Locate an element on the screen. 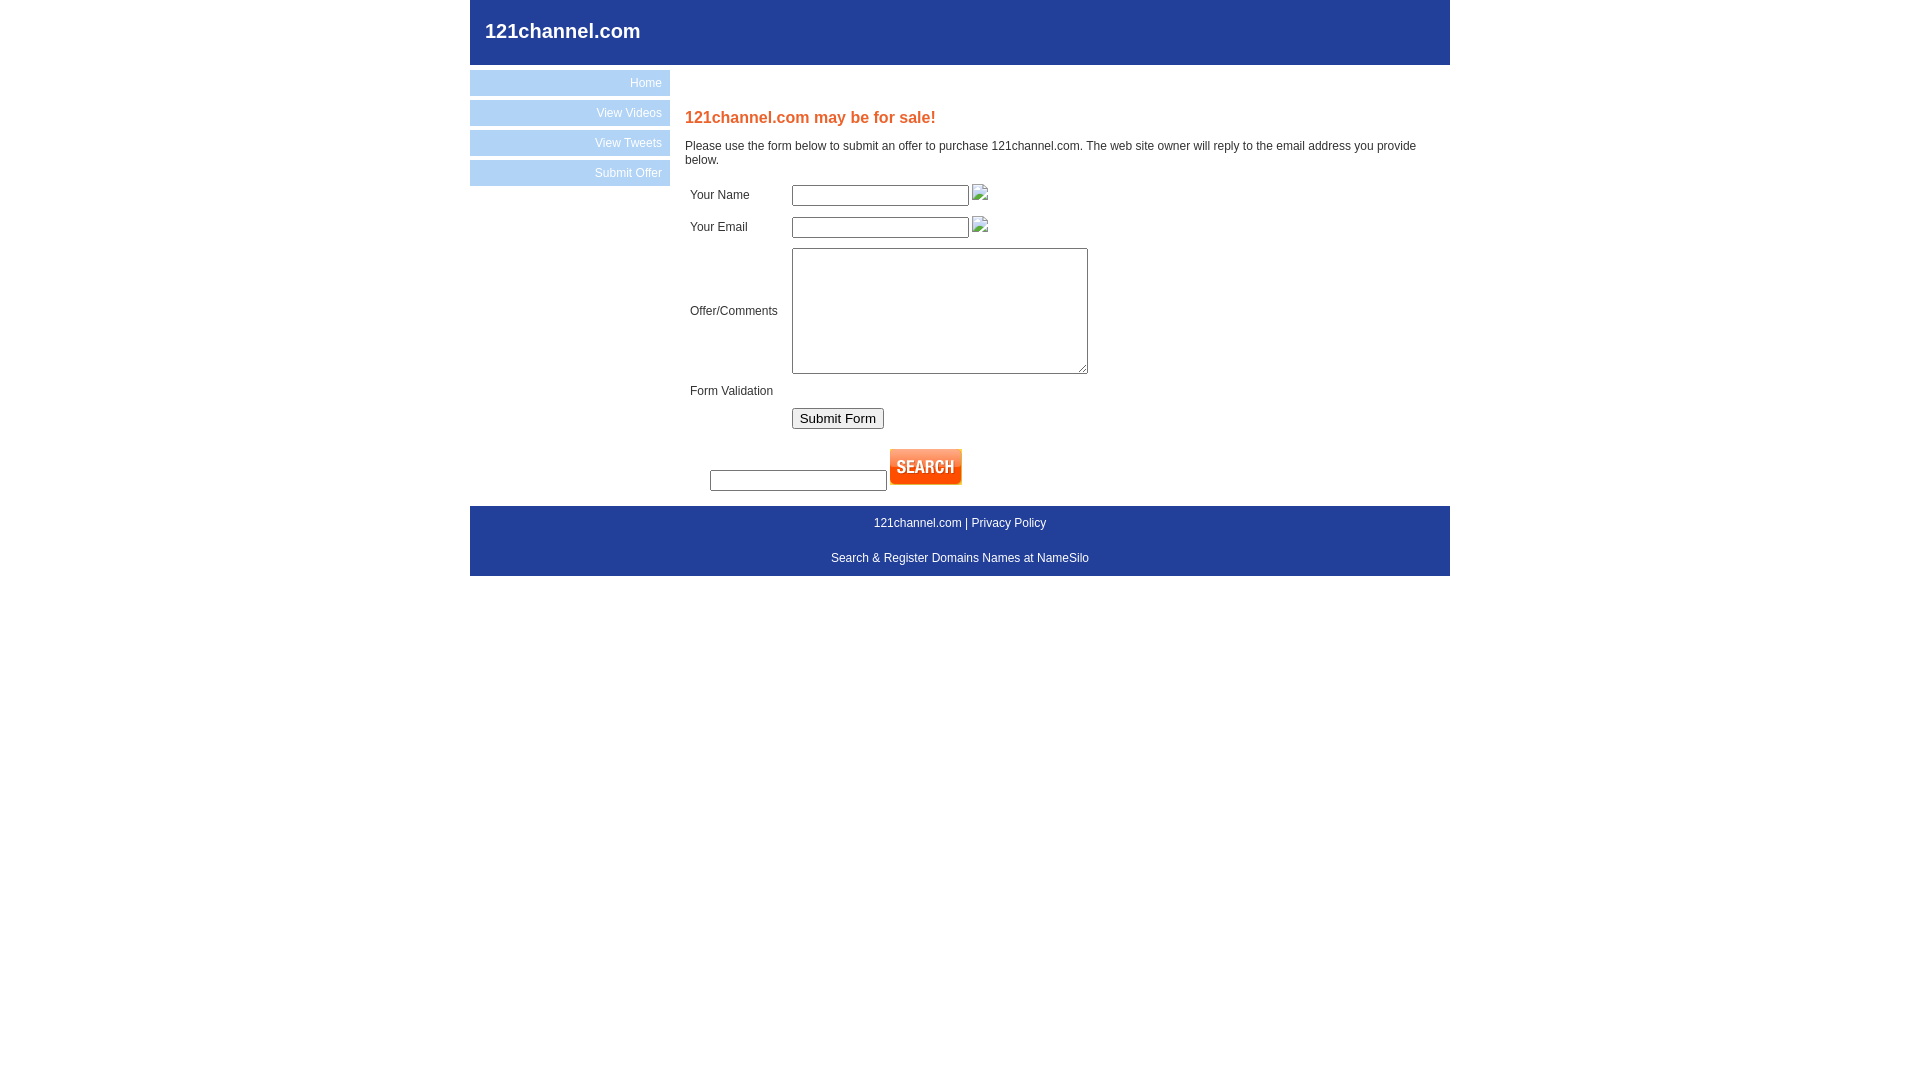 This screenshot has height=1080, width=1920. 'Home' is located at coordinates (569, 82).